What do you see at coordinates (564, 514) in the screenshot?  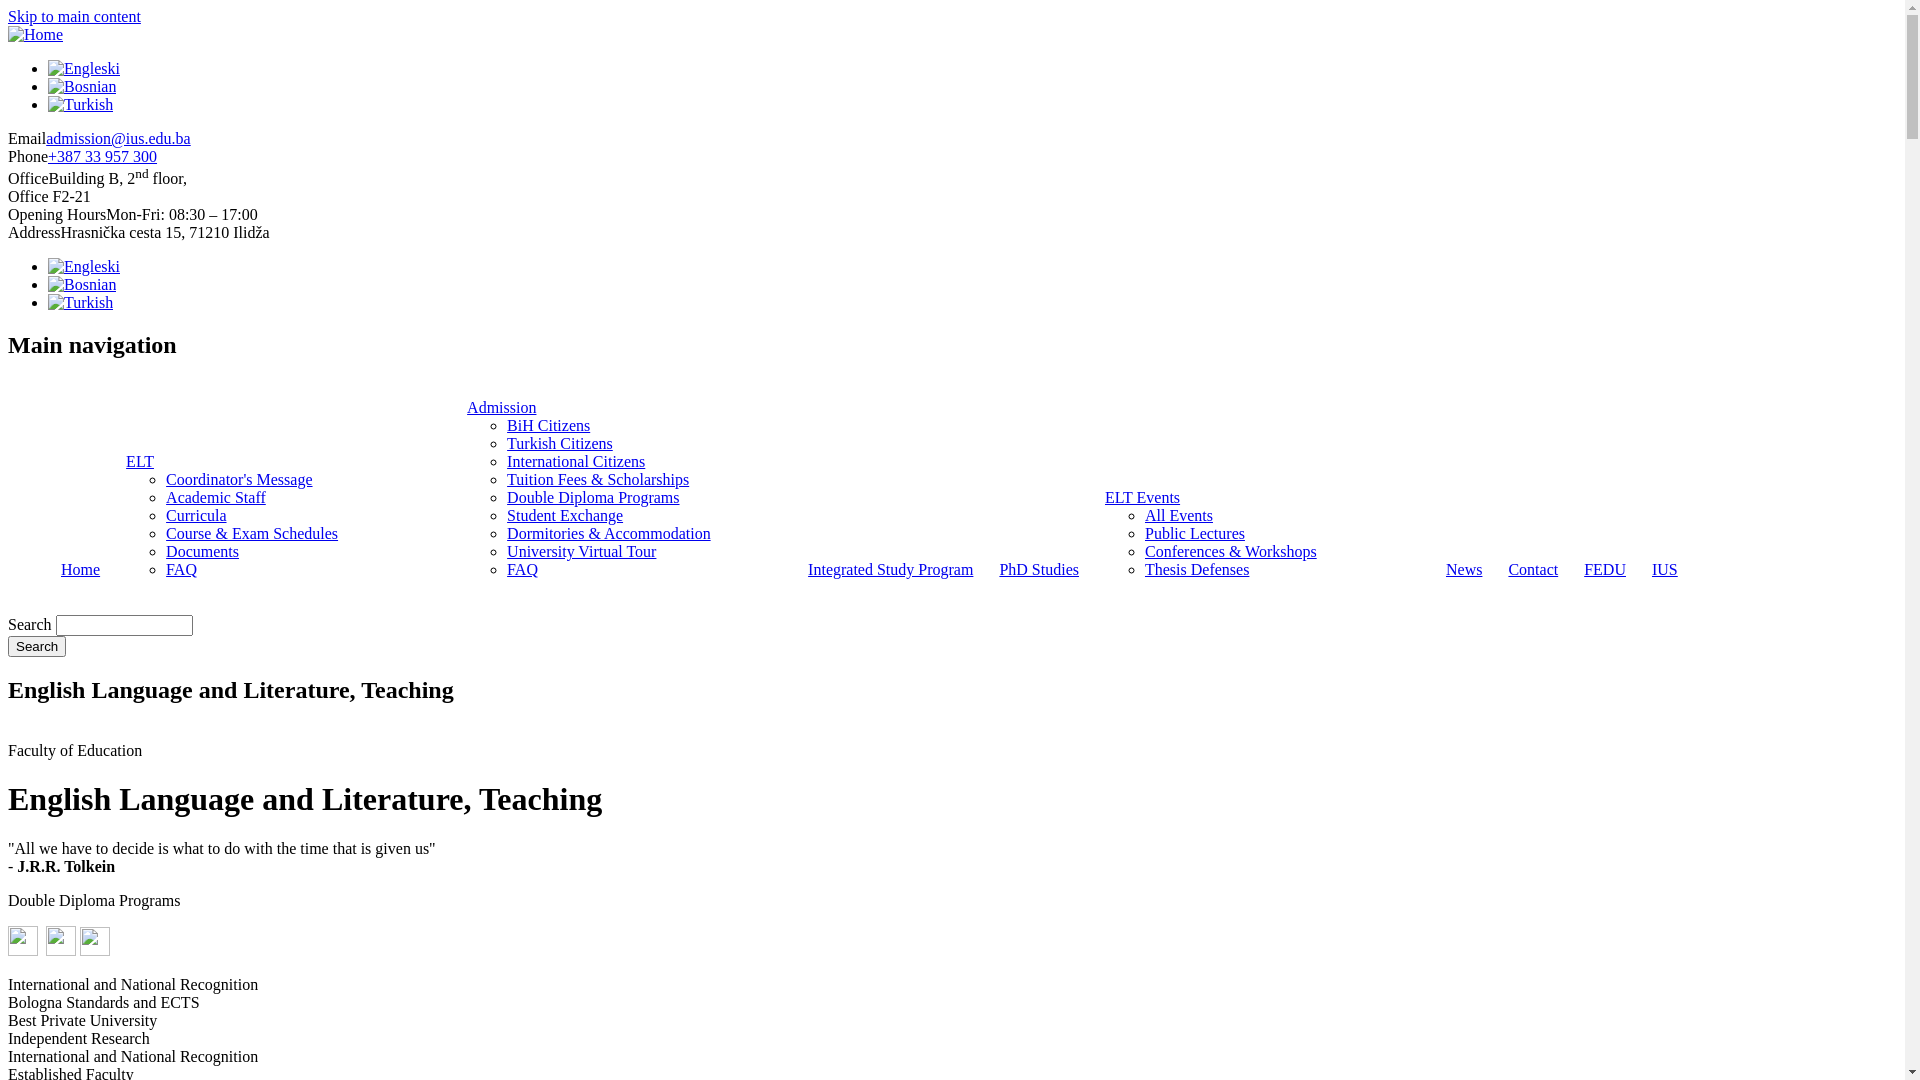 I see `'Student Exchange'` at bounding box center [564, 514].